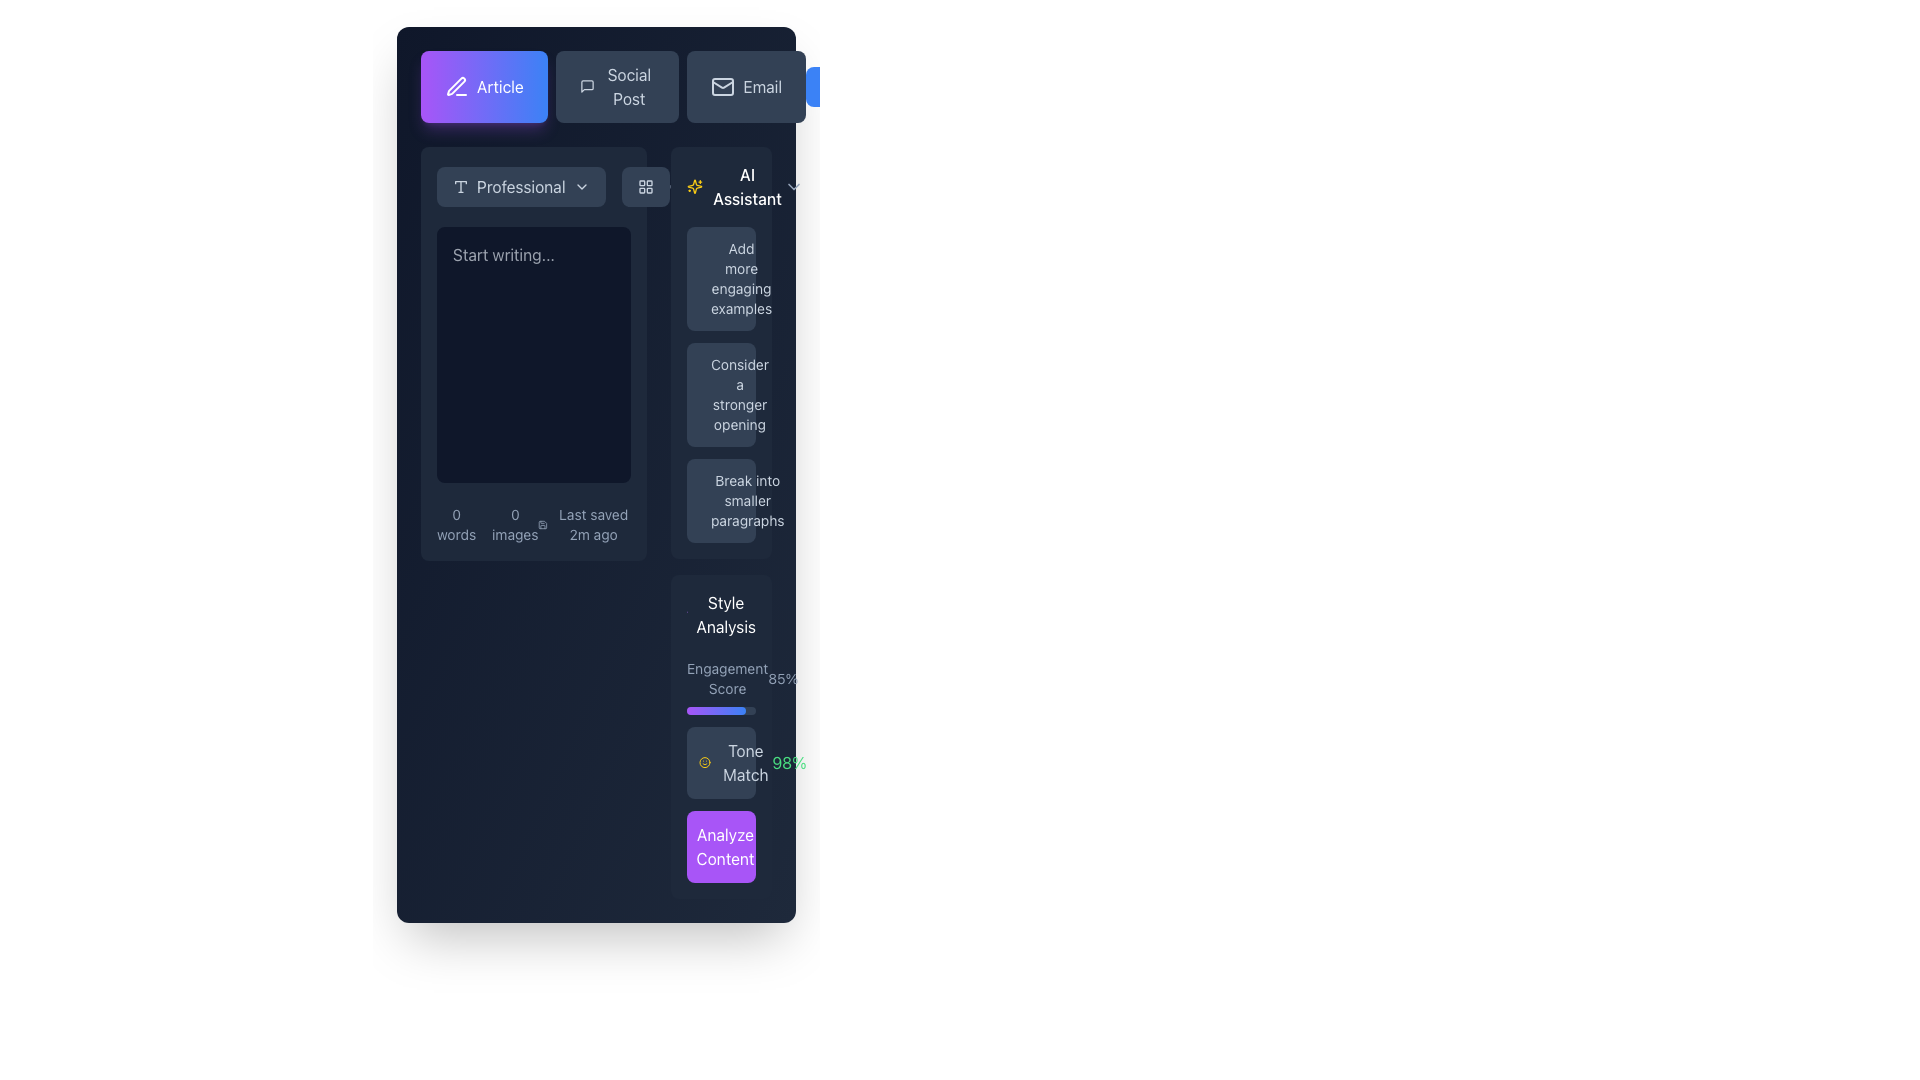 Image resolution: width=1920 pixels, height=1080 pixels. Describe the element at coordinates (645, 186) in the screenshot. I see `the button located immediately to the right of the 'Professional' dropdown menu` at that location.